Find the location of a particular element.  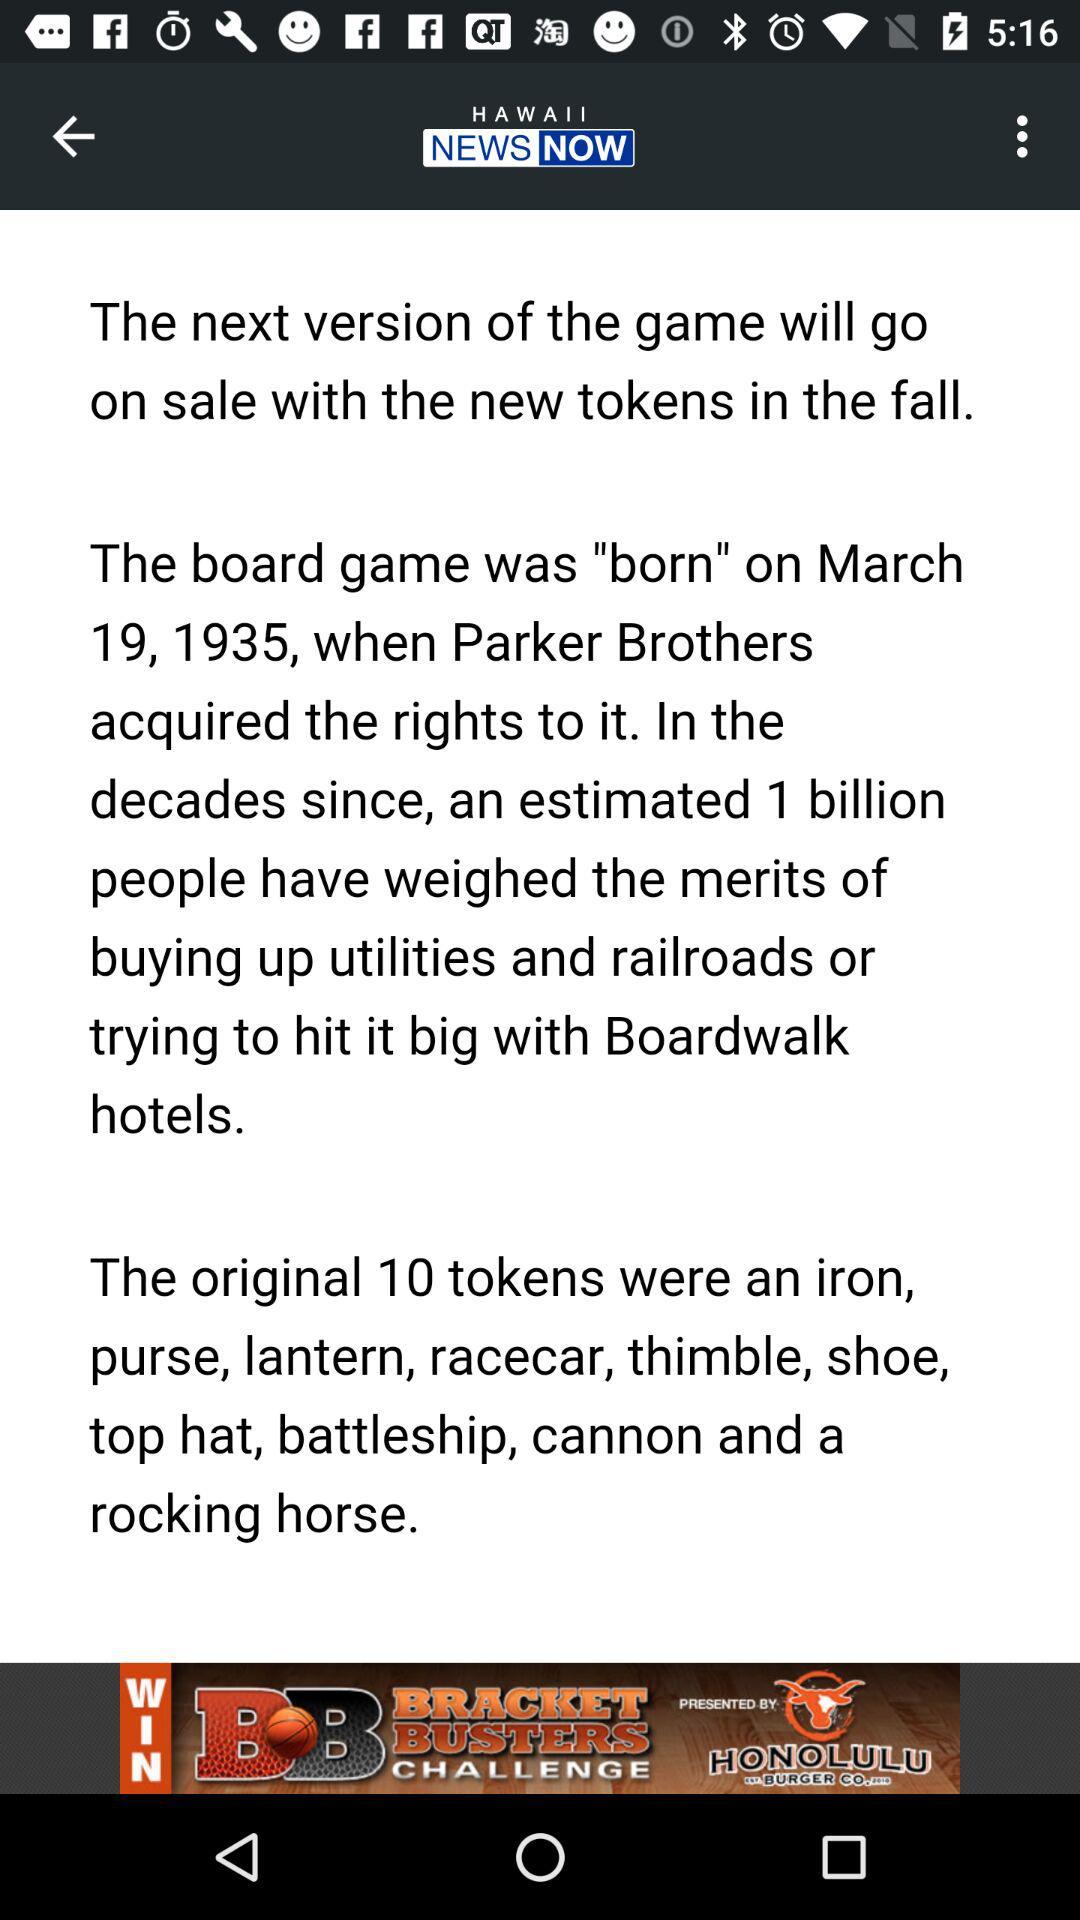

open is located at coordinates (540, 1727).